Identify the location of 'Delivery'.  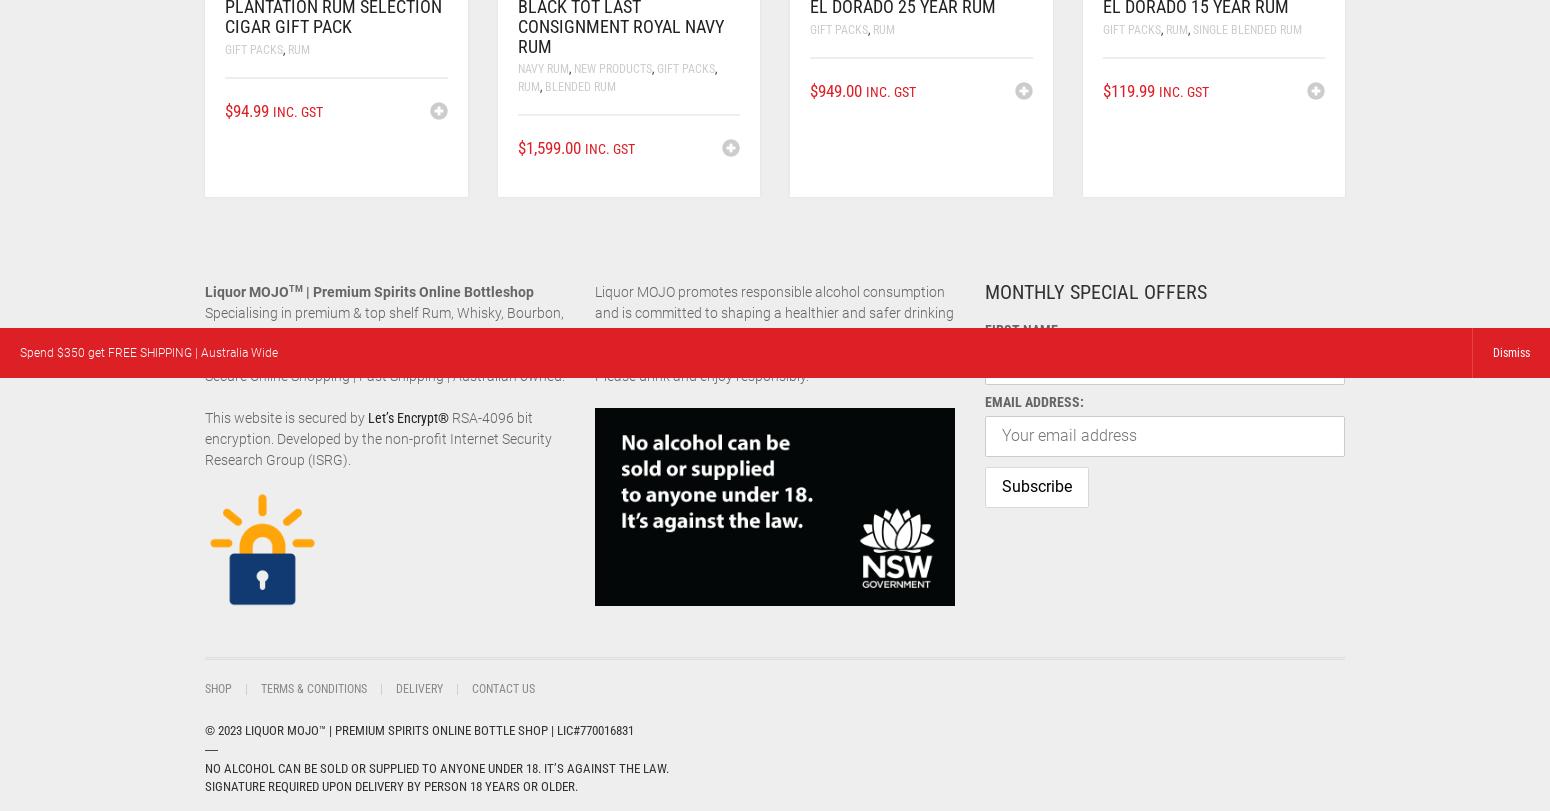
(419, 688).